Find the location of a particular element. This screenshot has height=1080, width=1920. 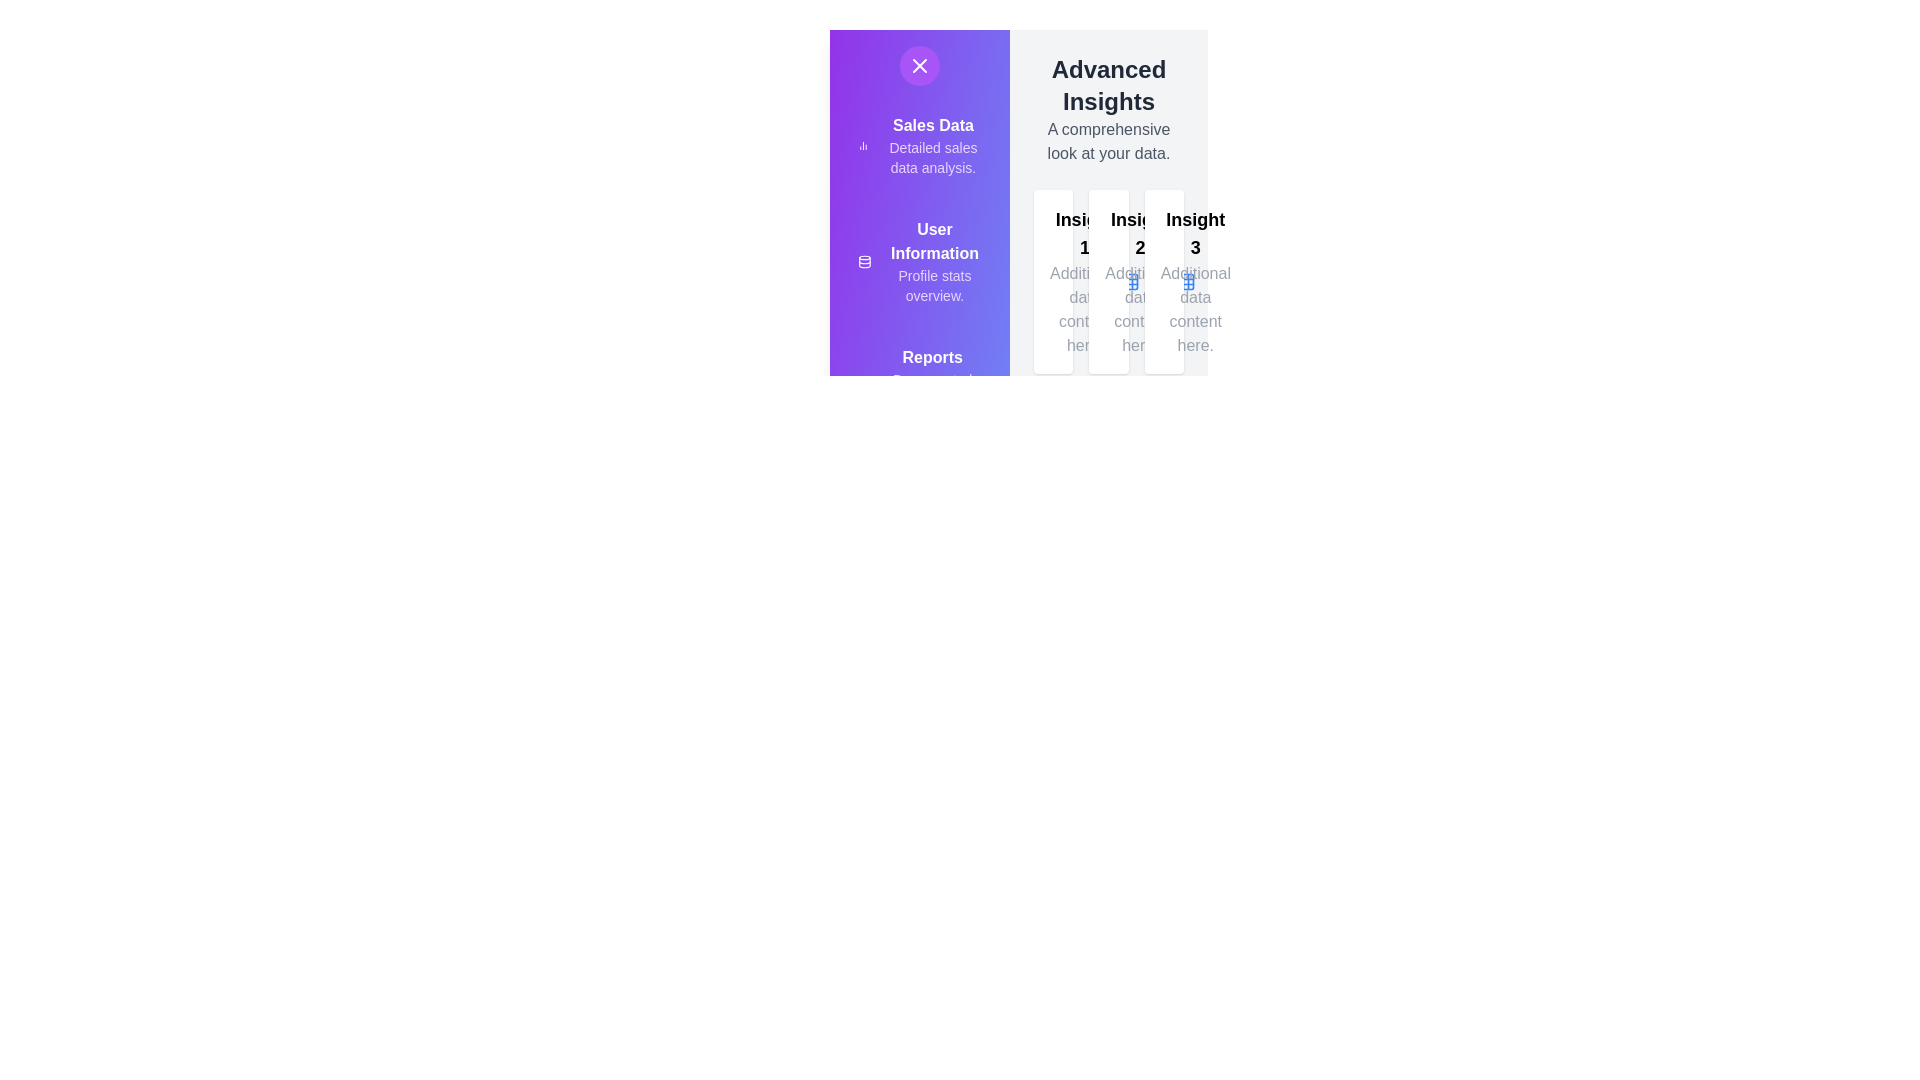

the menu item labeled 'User Information' to view its details is located at coordinates (919, 261).